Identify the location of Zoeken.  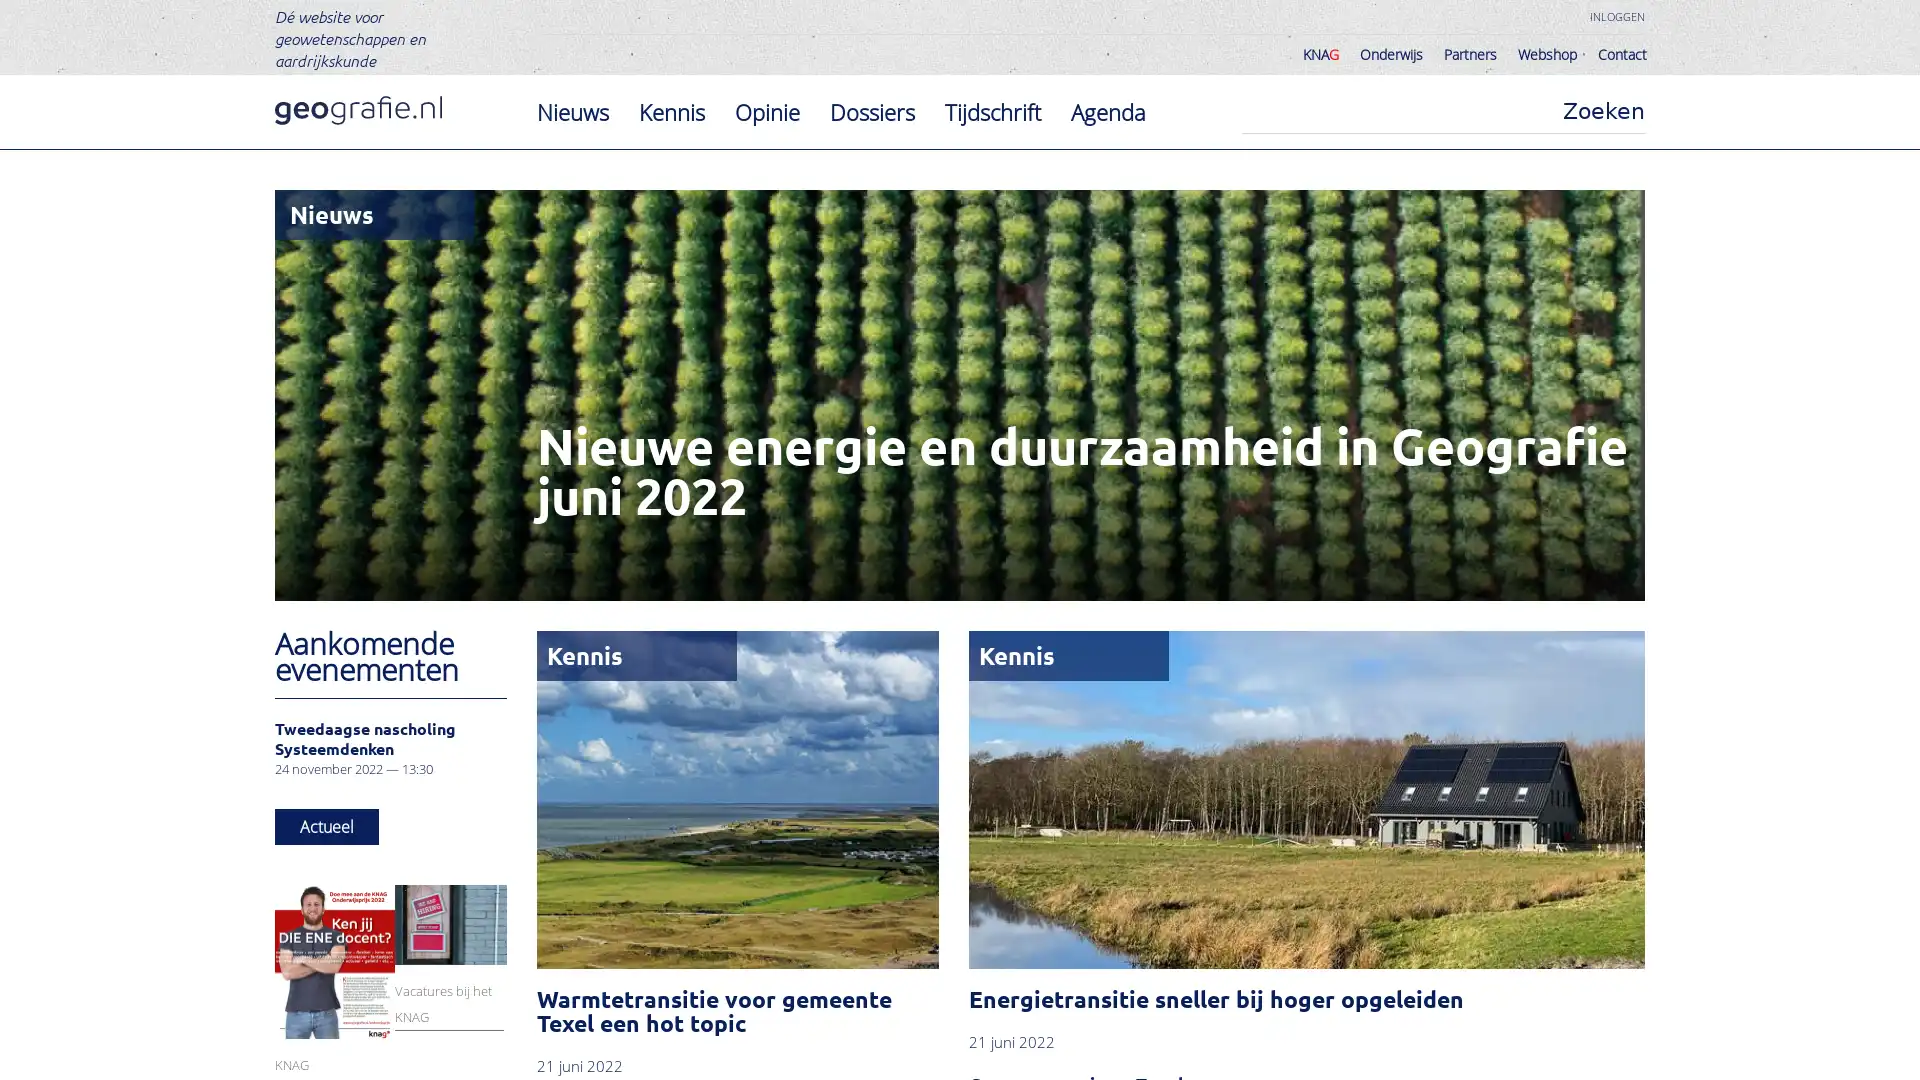
(1603, 111).